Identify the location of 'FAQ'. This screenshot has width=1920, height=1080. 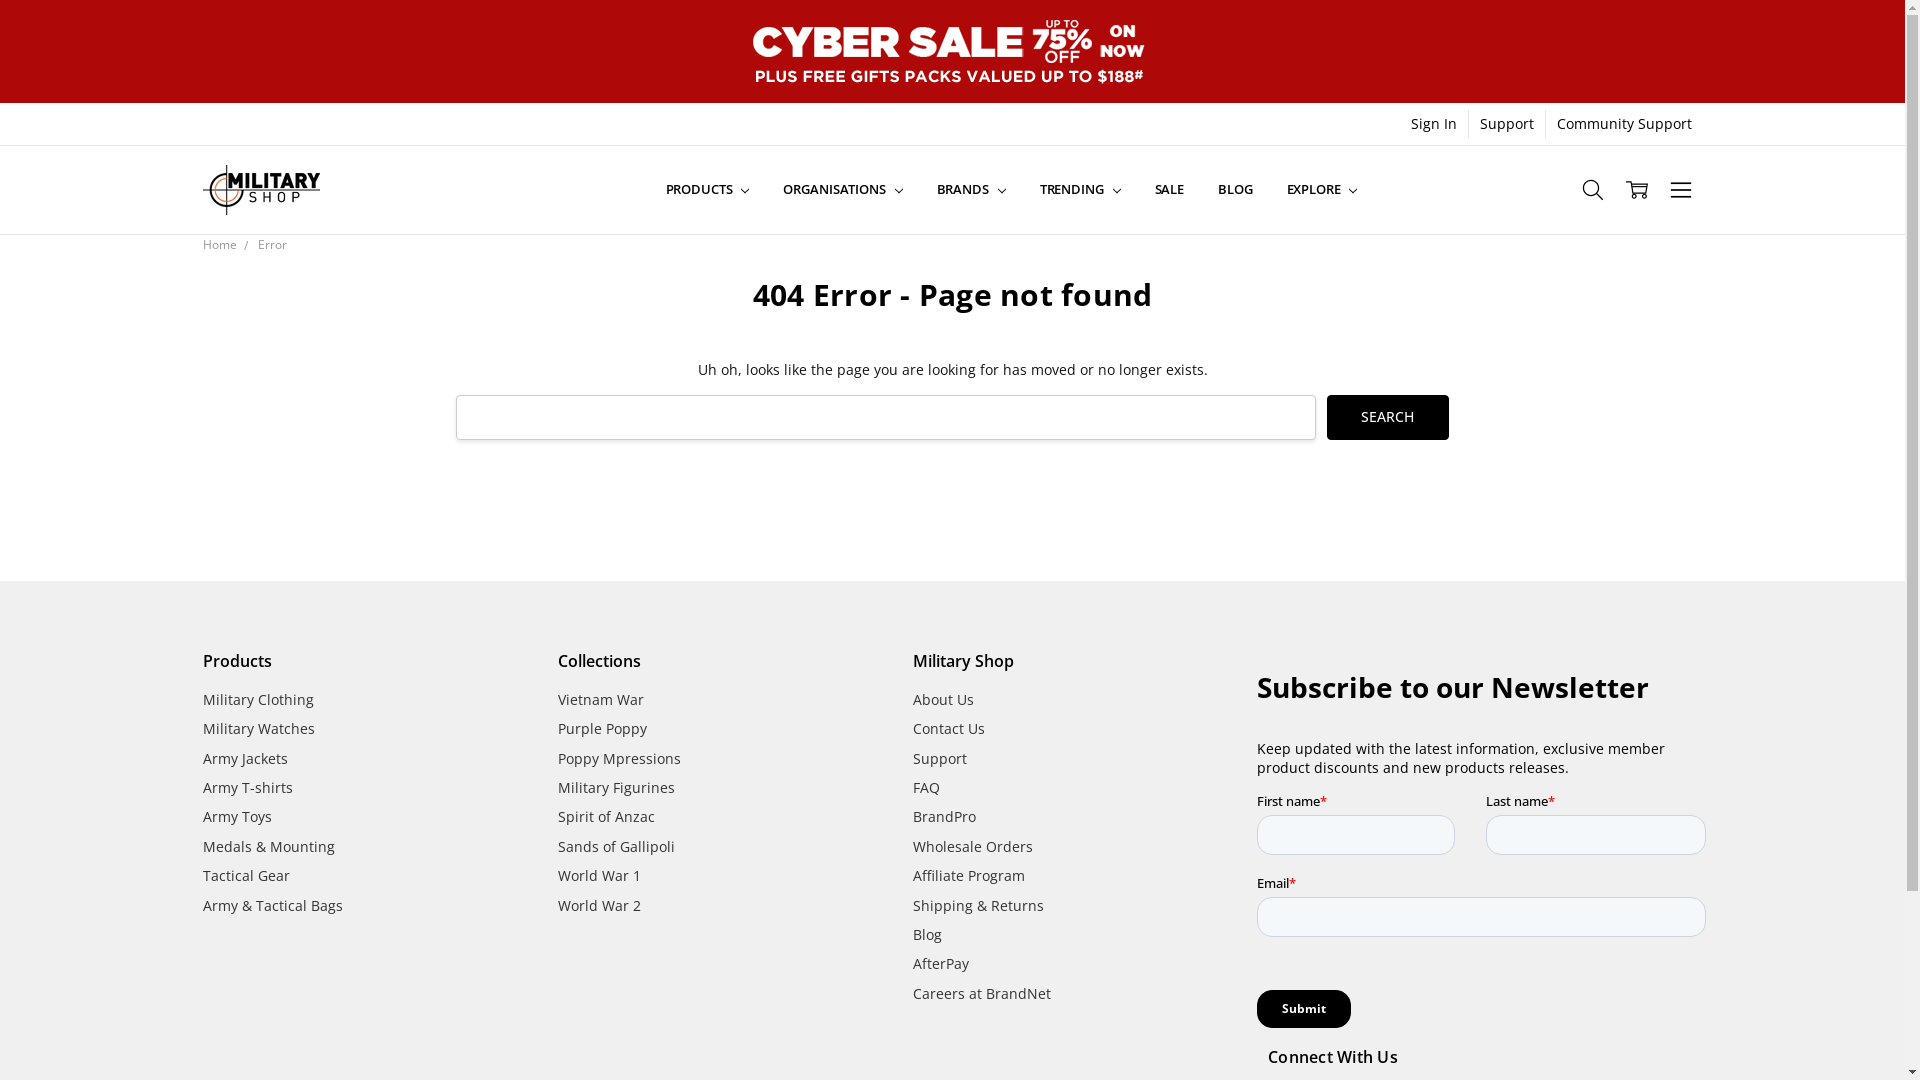
(925, 786).